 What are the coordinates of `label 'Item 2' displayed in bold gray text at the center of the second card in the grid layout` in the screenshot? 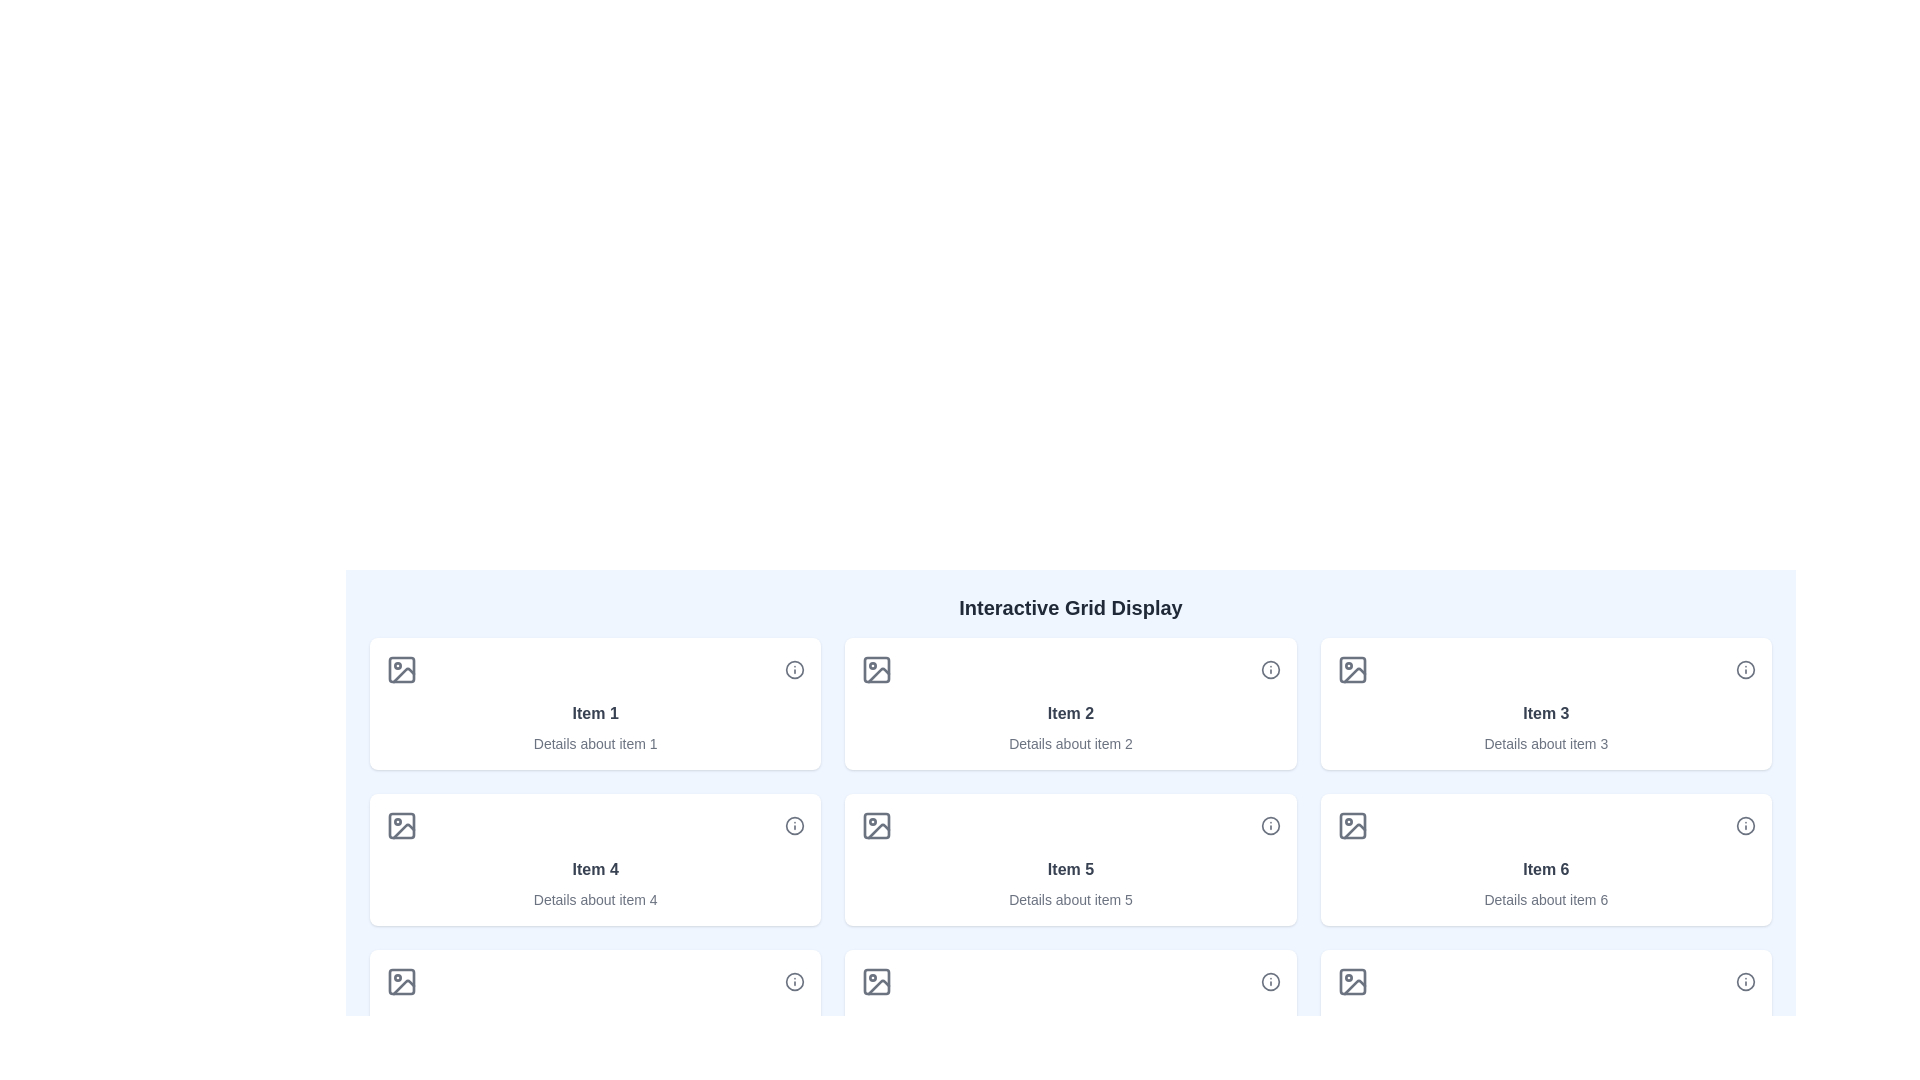 It's located at (1069, 712).